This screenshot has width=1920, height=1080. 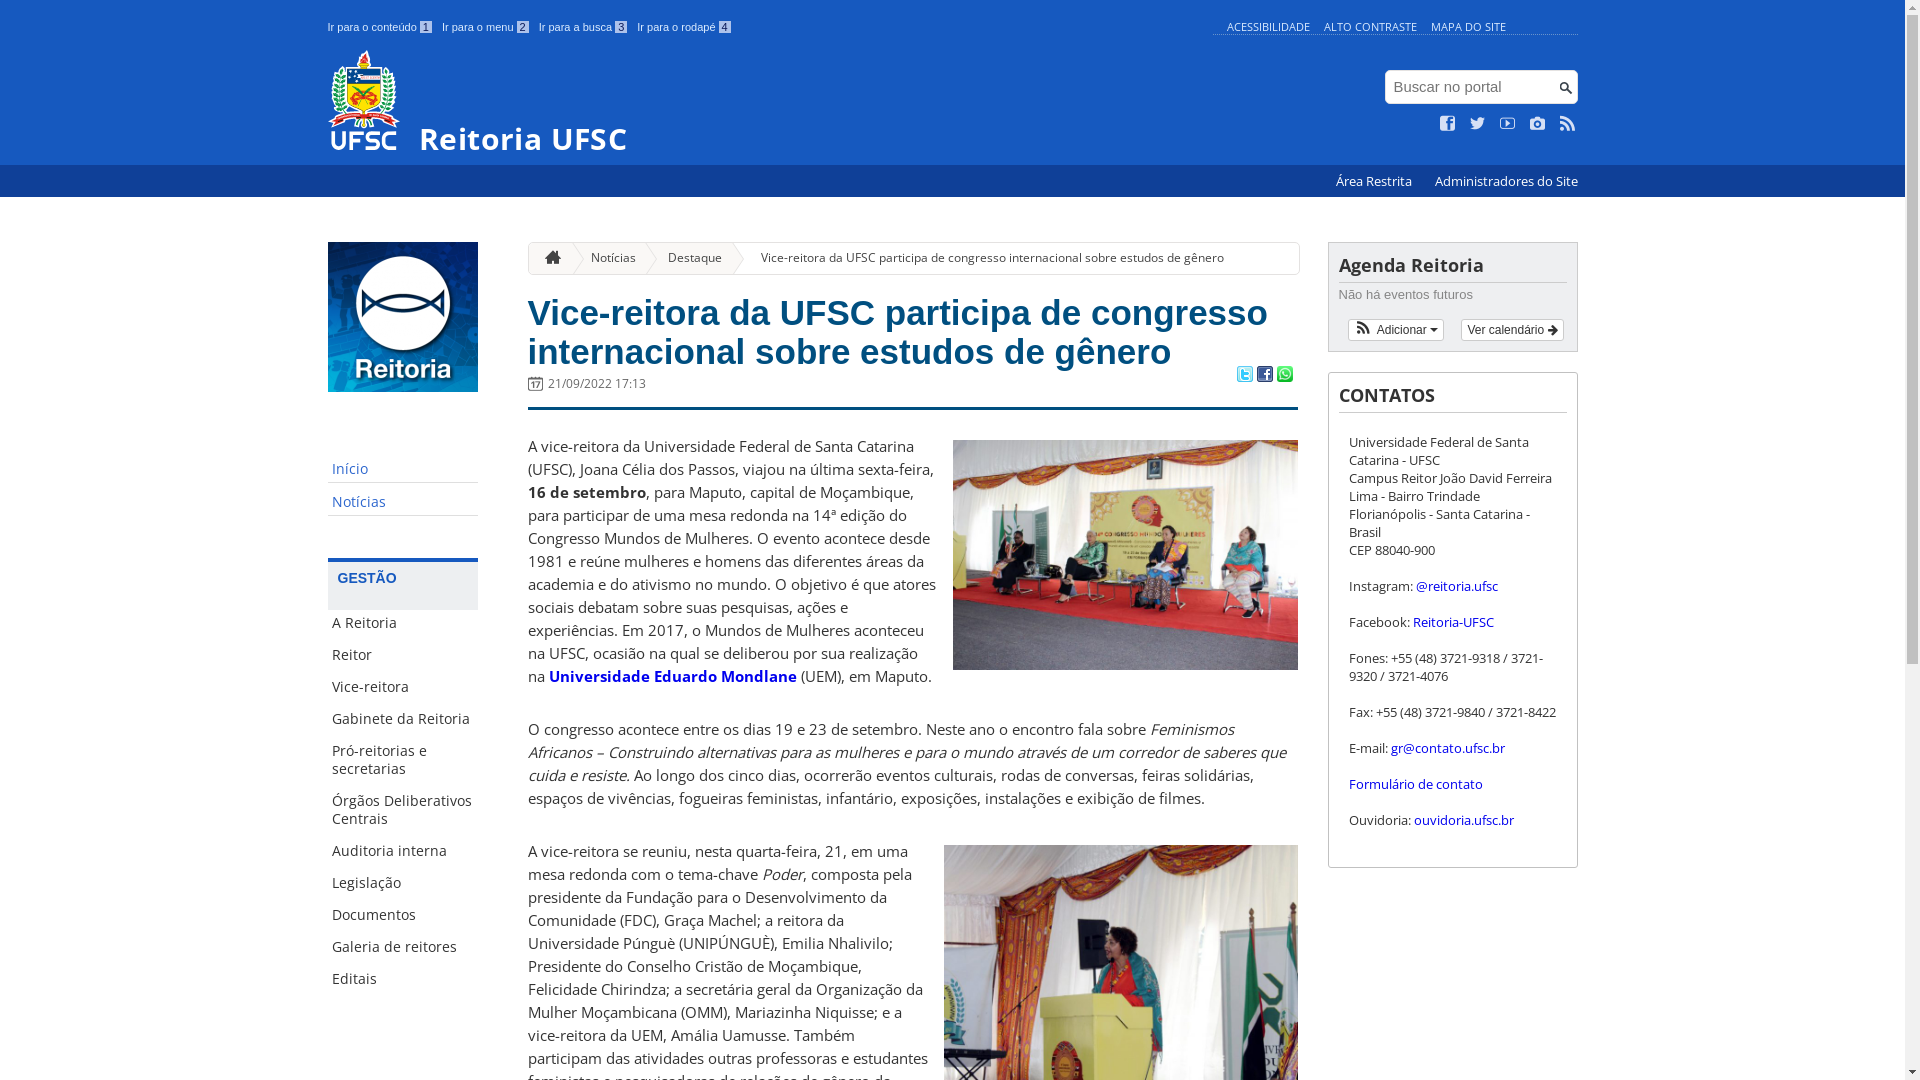 What do you see at coordinates (402, 622) in the screenshot?
I see `'A Reitoria'` at bounding box center [402, 622].